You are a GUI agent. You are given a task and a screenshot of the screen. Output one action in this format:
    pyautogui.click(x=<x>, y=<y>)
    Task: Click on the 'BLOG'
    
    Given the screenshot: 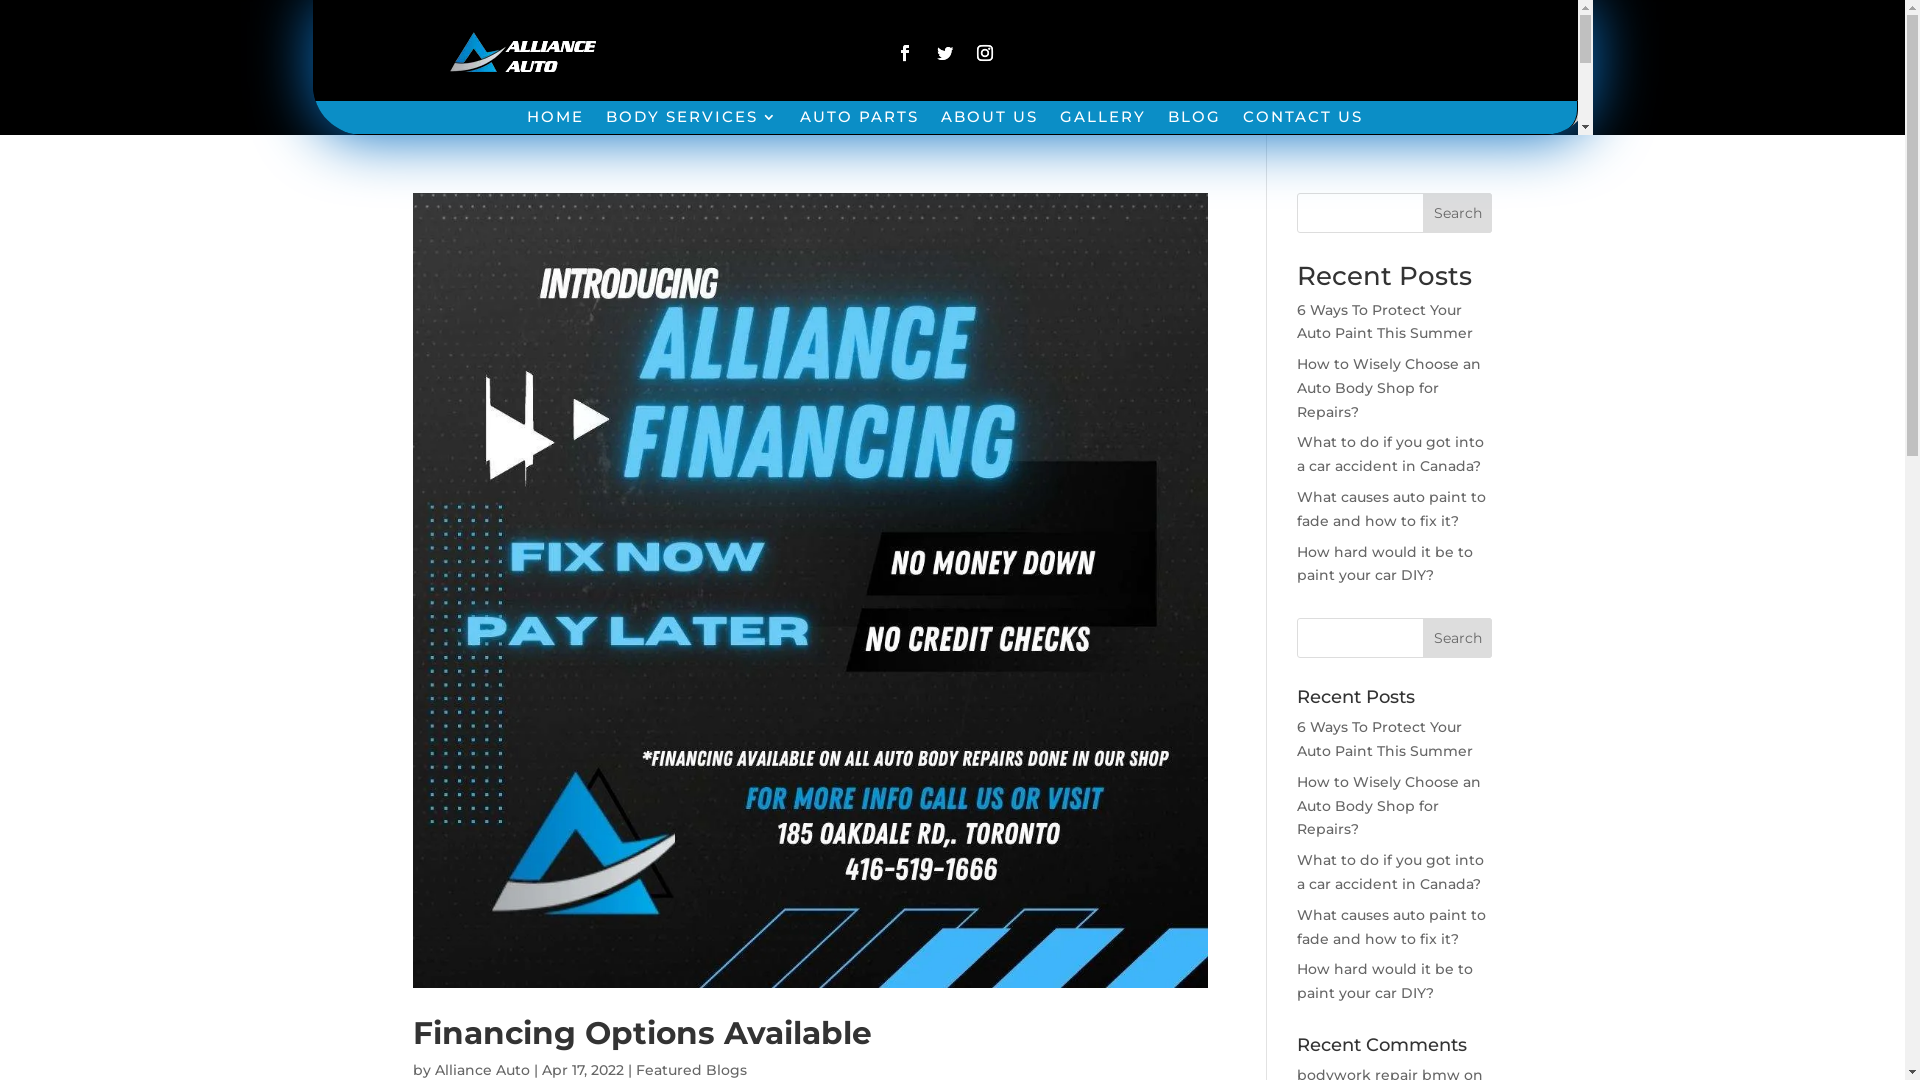 What is the action you would take?
    pyautogui.click(x=1167, y=121)
    